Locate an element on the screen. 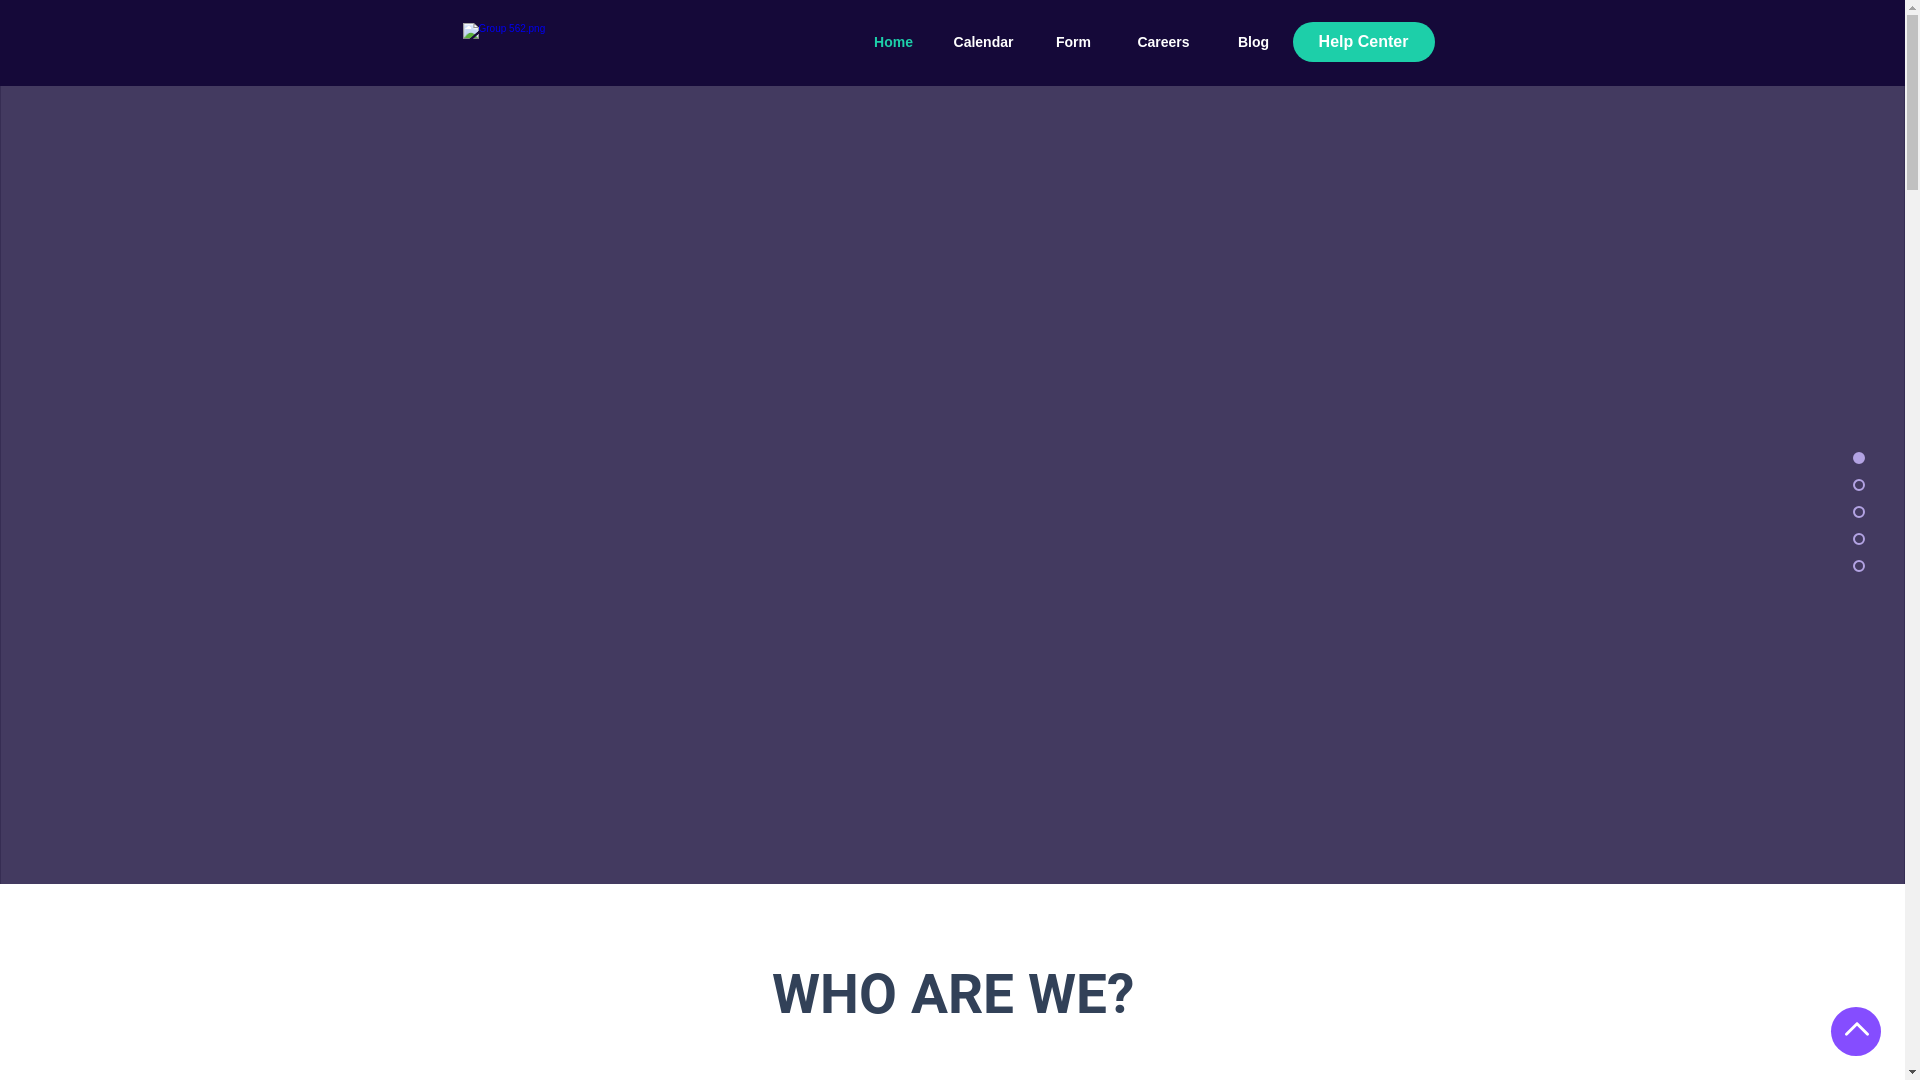 Image resolution: width=1920 pixels, height=1080 pixels. 'Home' is located at coordinates (891, 42).